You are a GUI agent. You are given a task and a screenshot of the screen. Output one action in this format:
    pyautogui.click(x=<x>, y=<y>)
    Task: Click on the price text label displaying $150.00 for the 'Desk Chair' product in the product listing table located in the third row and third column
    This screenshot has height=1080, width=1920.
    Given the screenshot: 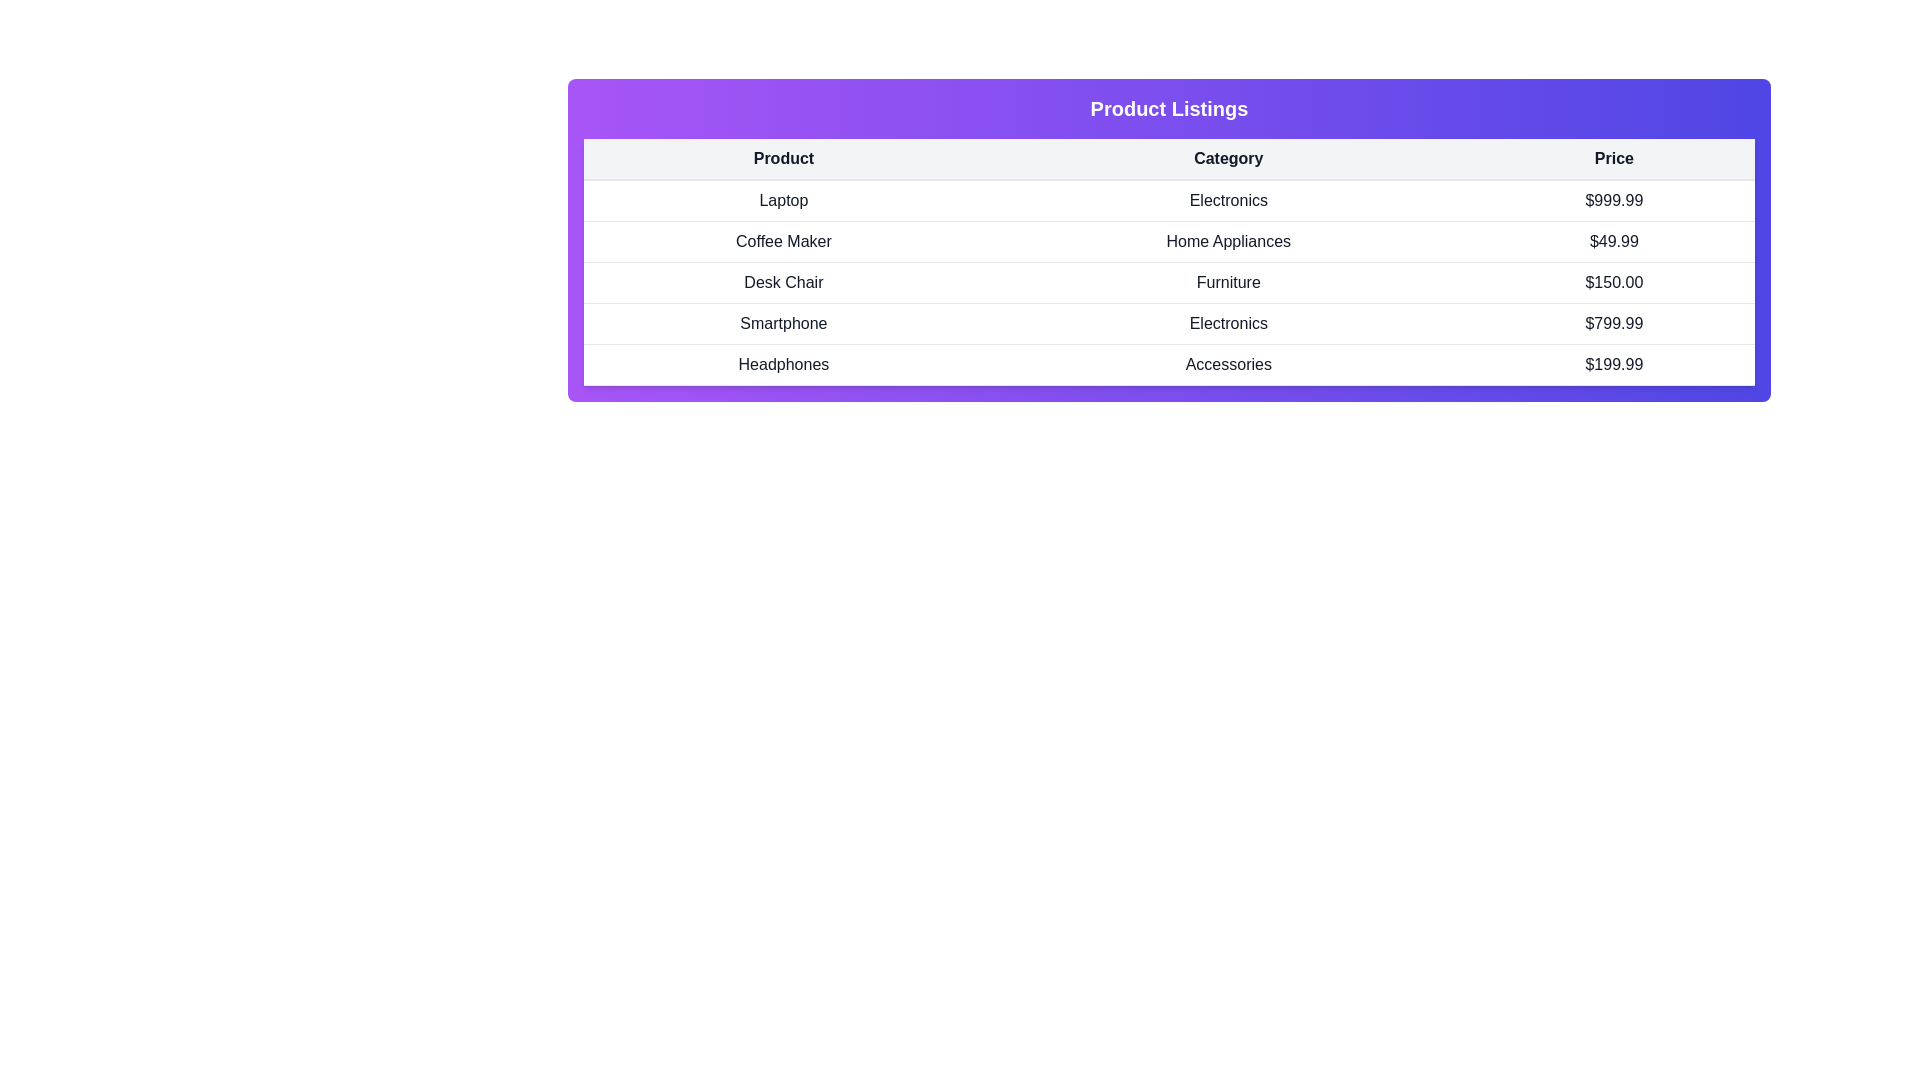 What is the action you would take?
    pyautogui.click(x=1614, y=282)
    